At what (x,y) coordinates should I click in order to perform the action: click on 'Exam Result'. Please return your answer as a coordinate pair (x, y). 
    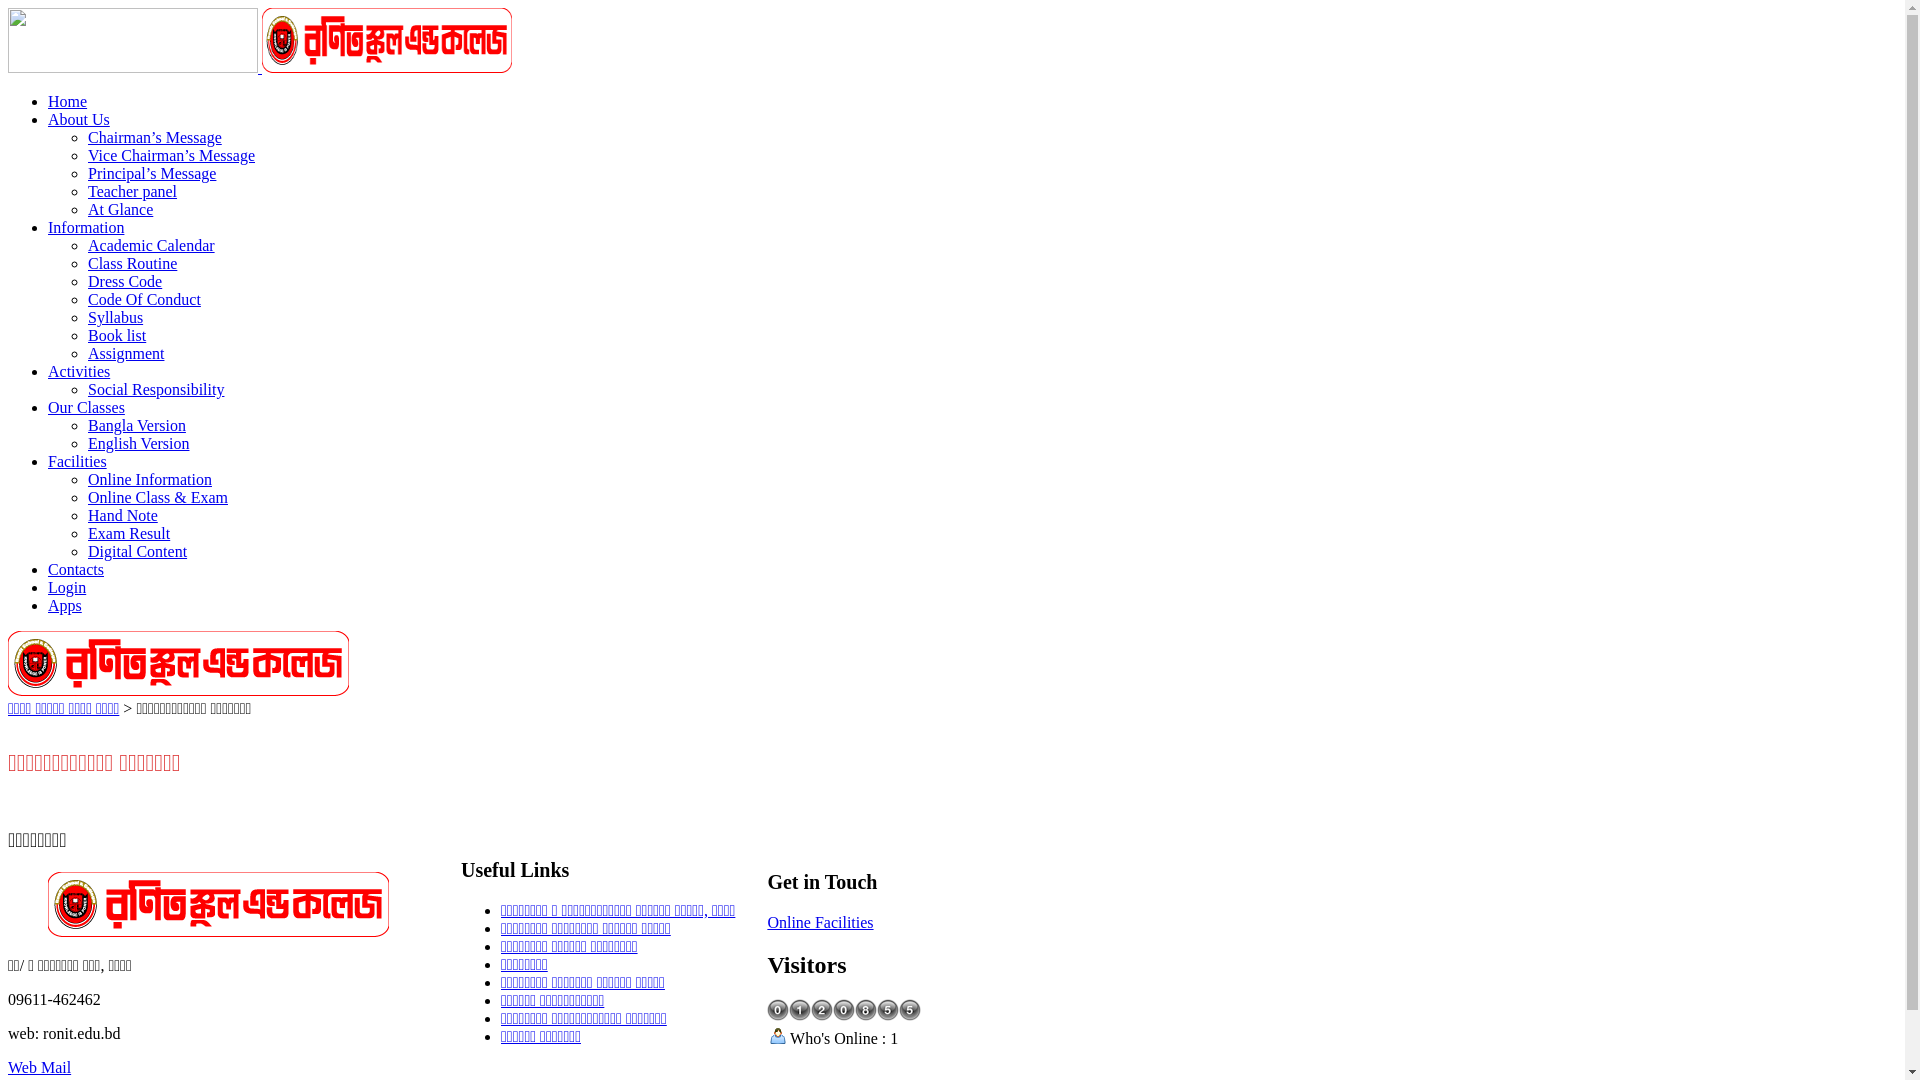
    Looking at the image, I should click on (86, 532).